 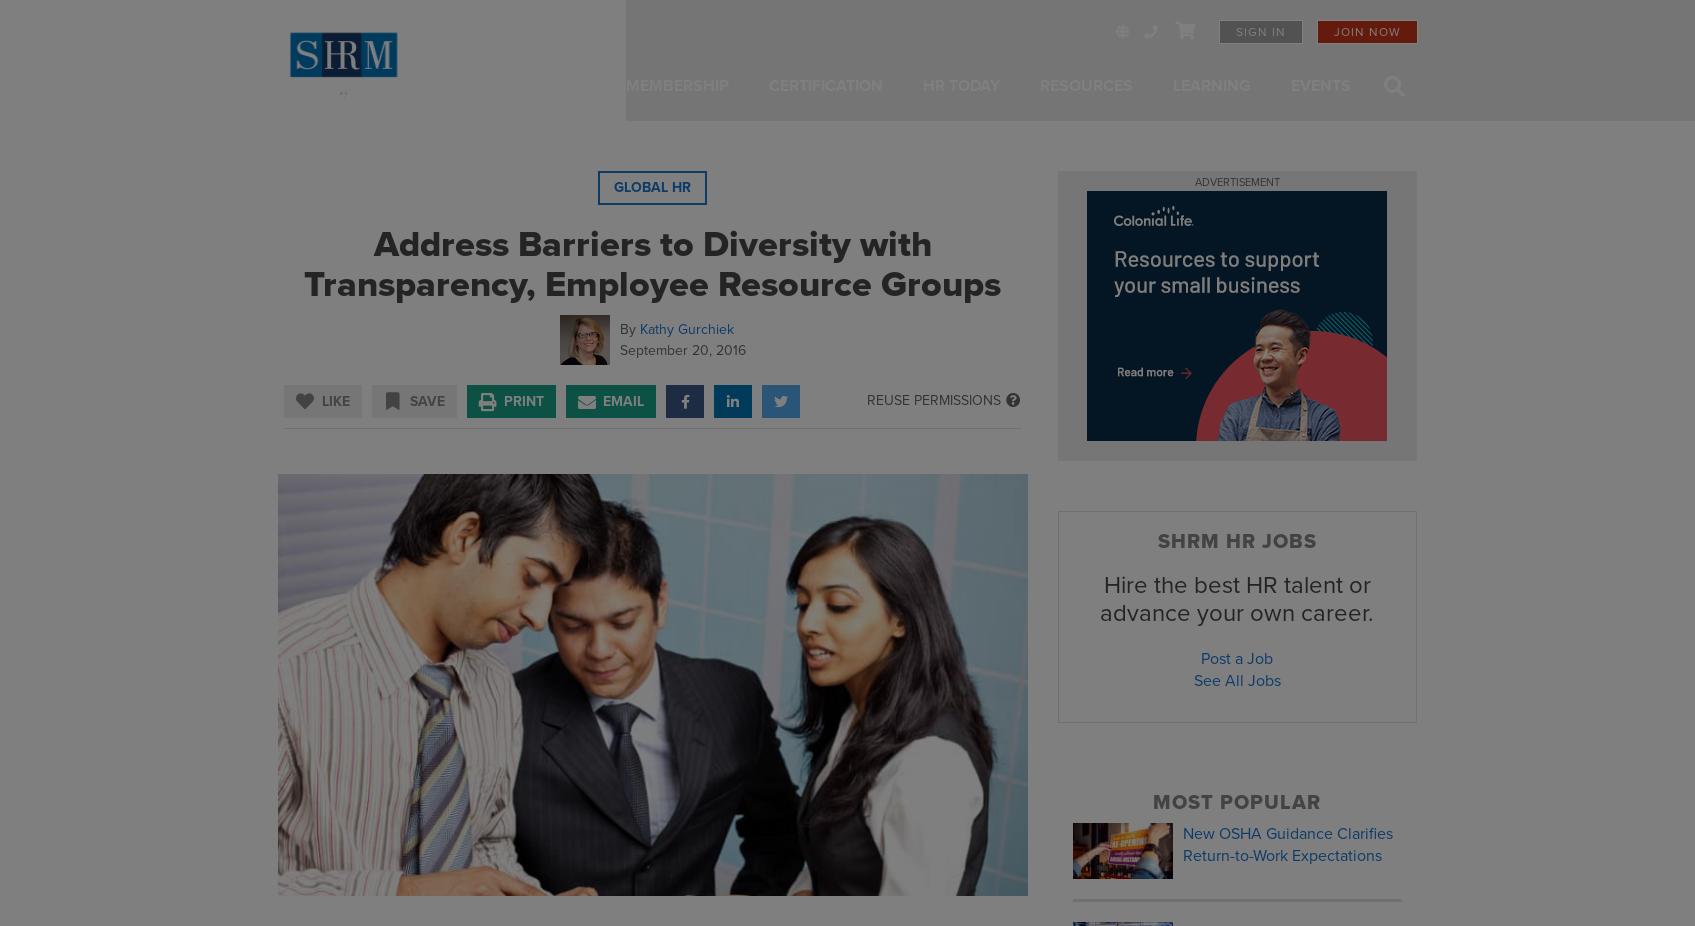 I want to click on 'SAVE', so click(x=427, y=400).